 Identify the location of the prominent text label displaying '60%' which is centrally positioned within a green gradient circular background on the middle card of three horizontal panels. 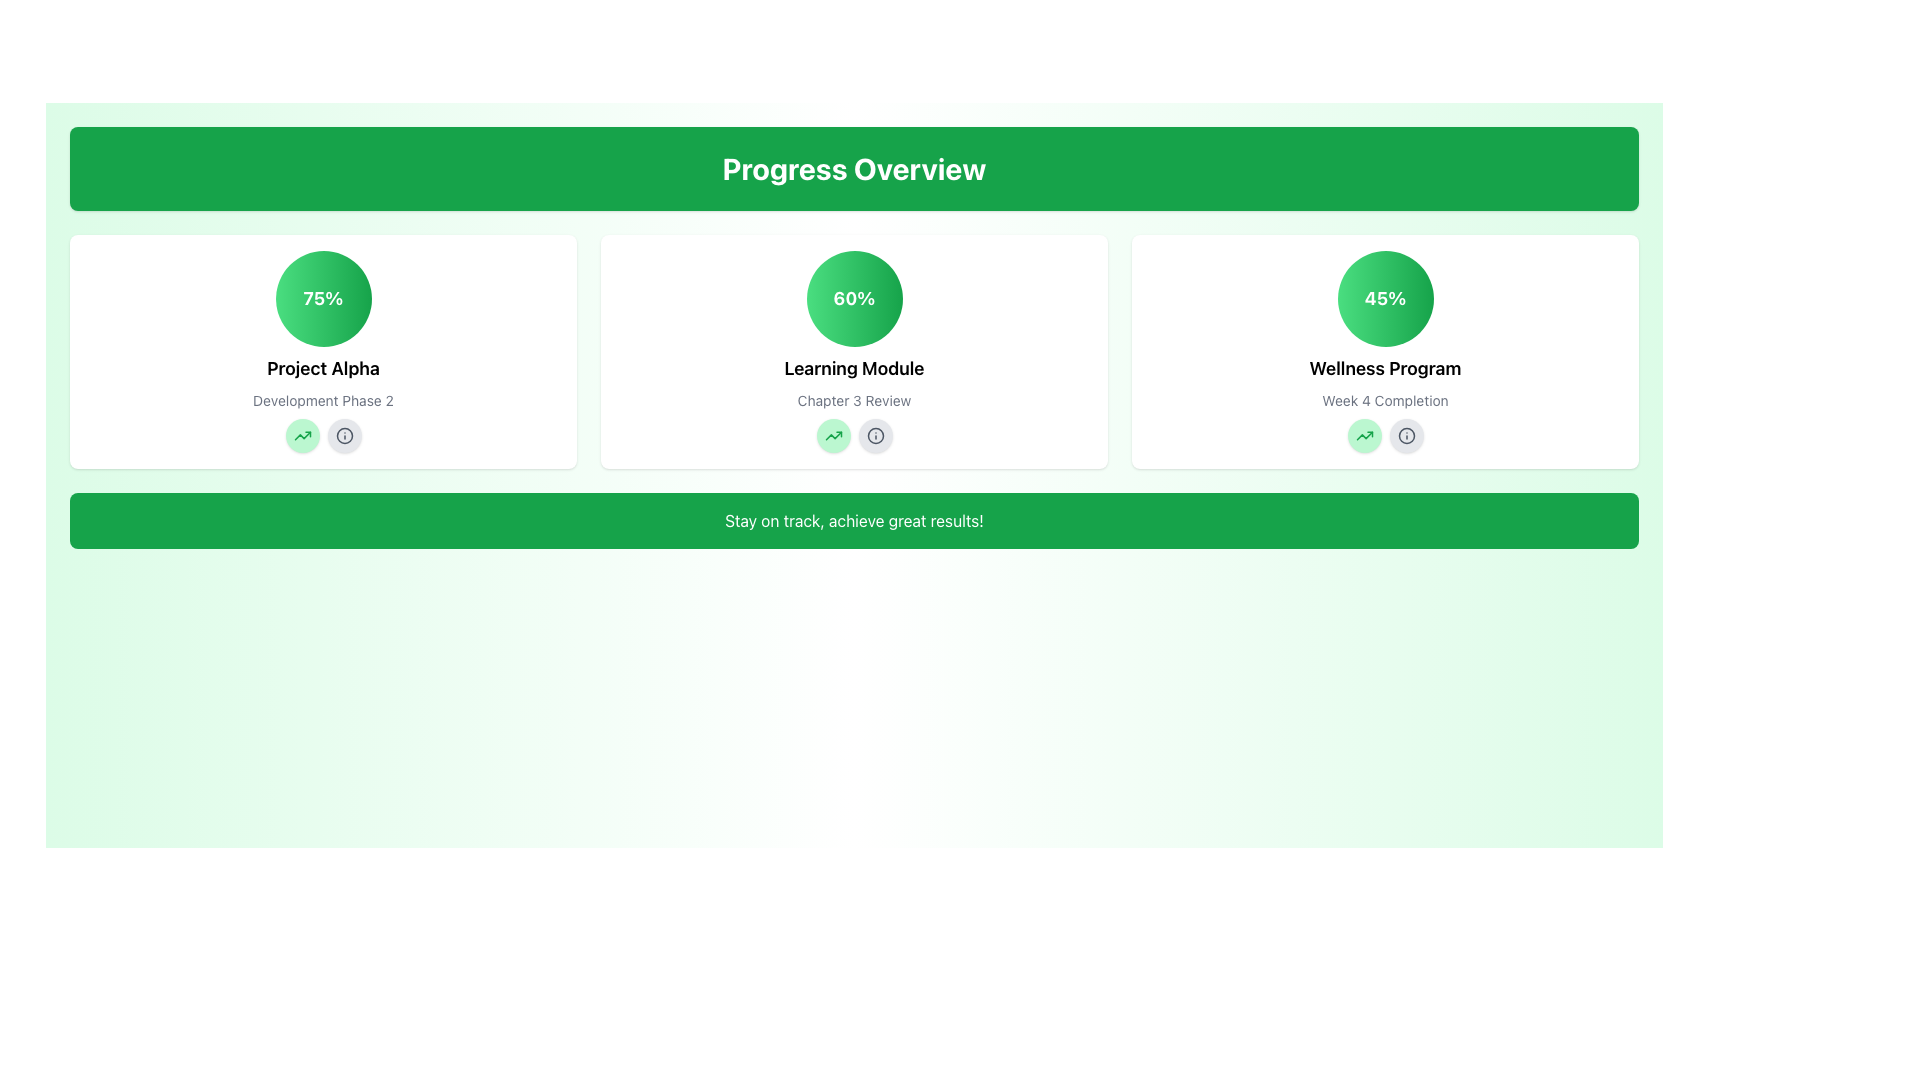
(854, 299).